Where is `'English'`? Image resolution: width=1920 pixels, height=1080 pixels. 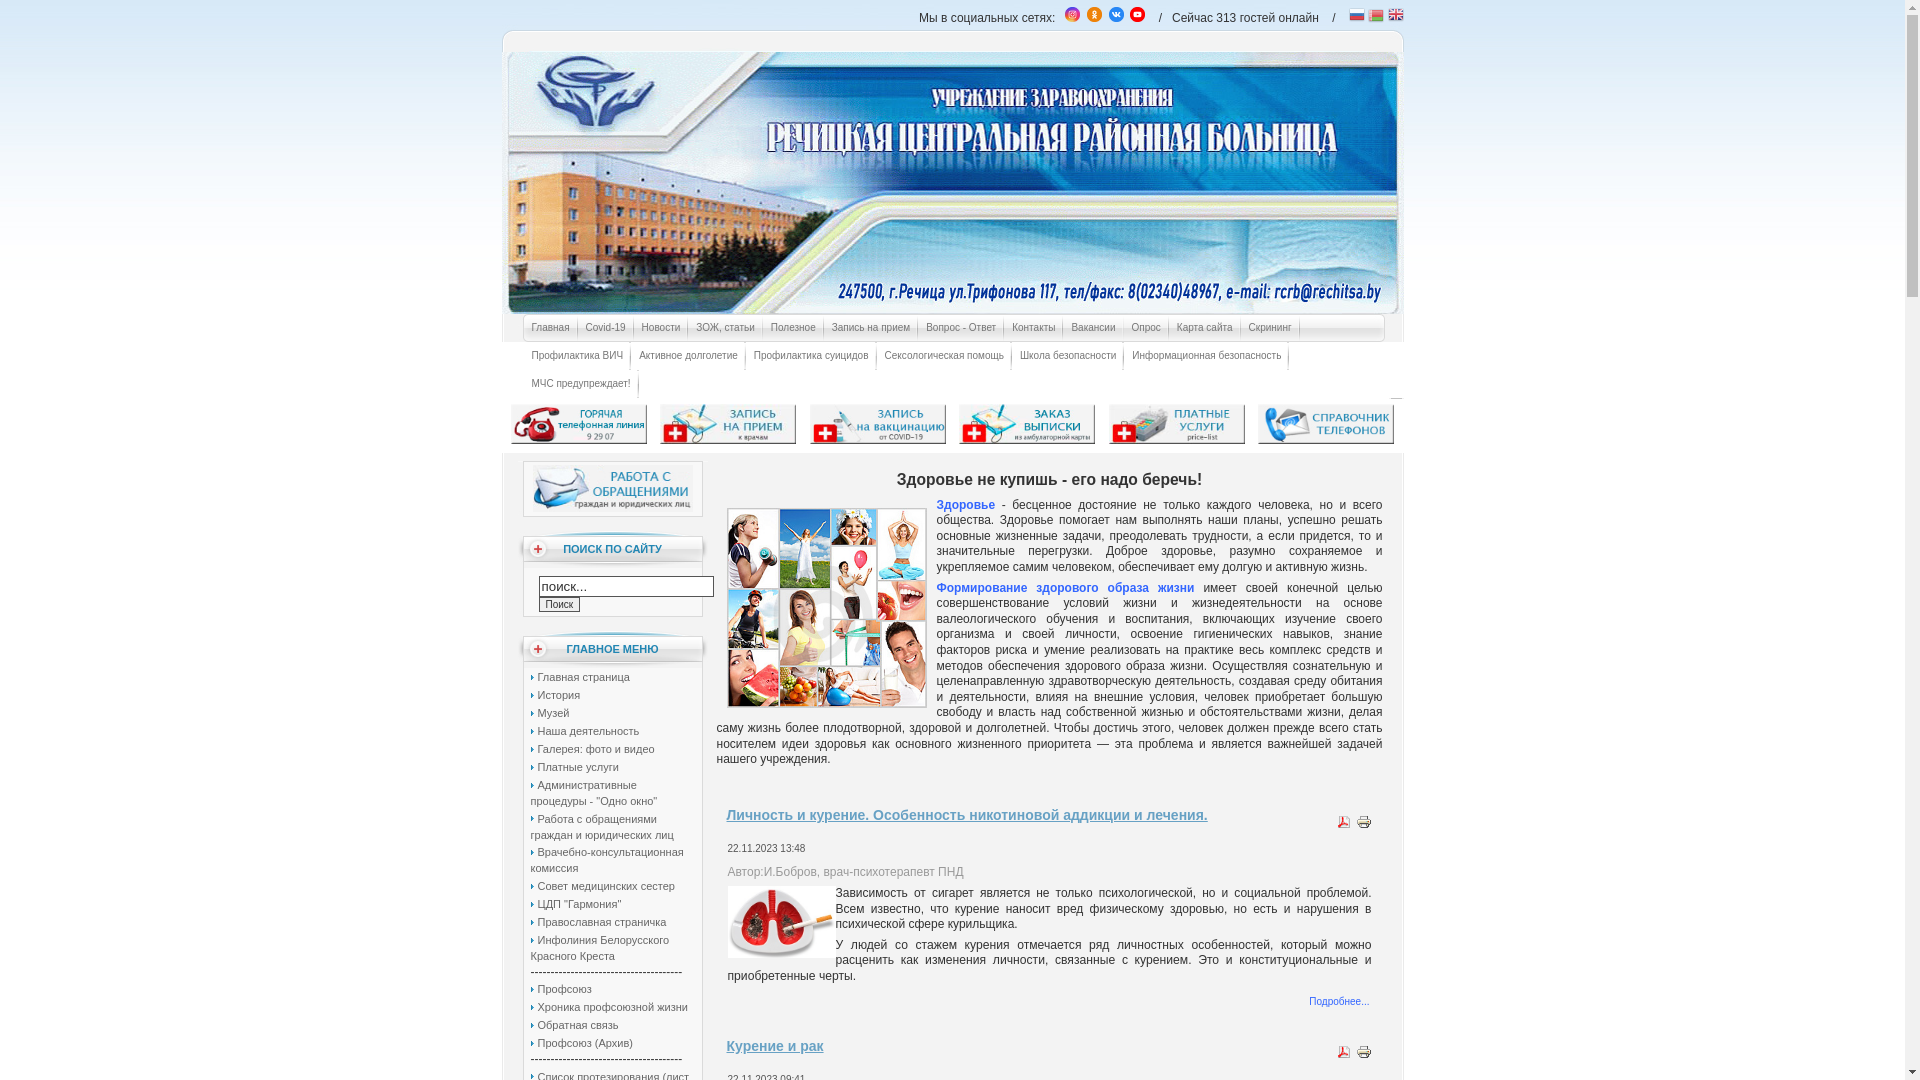
'English' is located at coordinates (1395, 16).